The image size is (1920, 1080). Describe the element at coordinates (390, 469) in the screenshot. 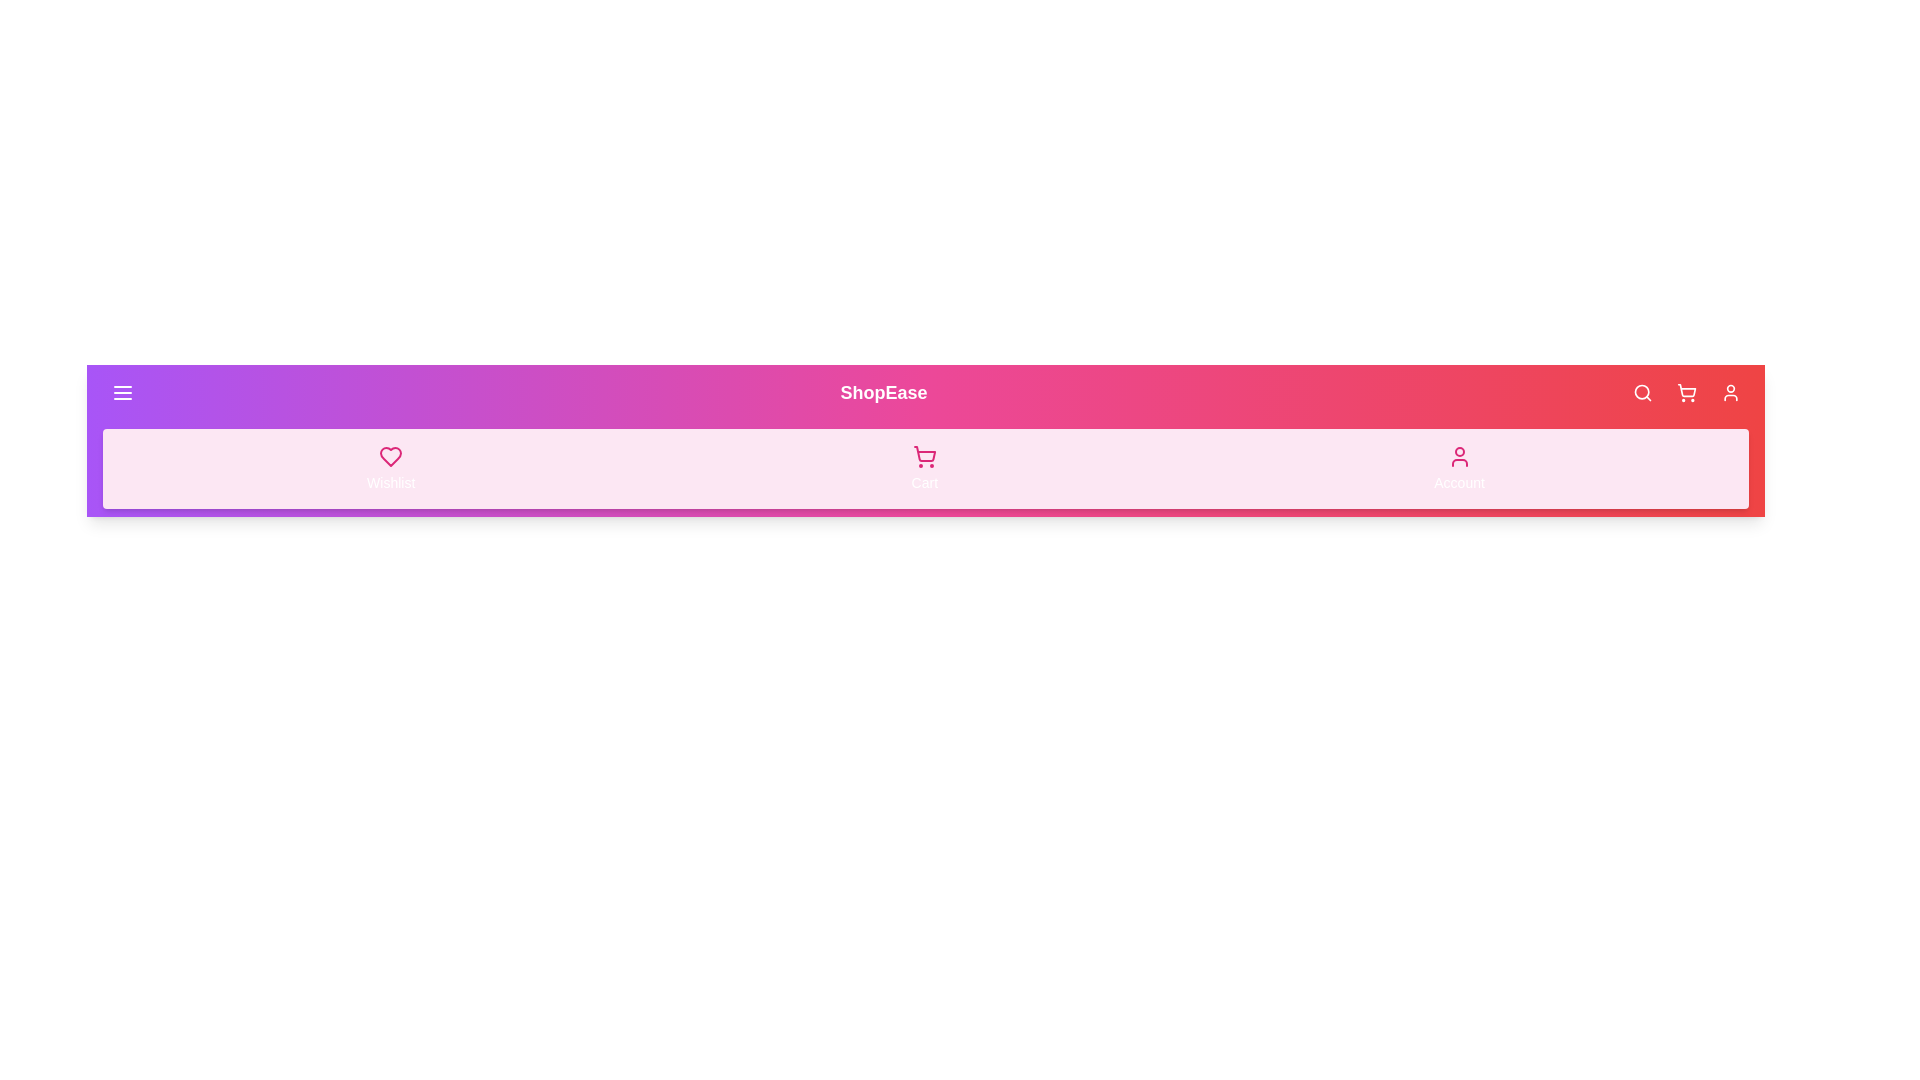

I see `the Wishlist button to interact with it` at that location.